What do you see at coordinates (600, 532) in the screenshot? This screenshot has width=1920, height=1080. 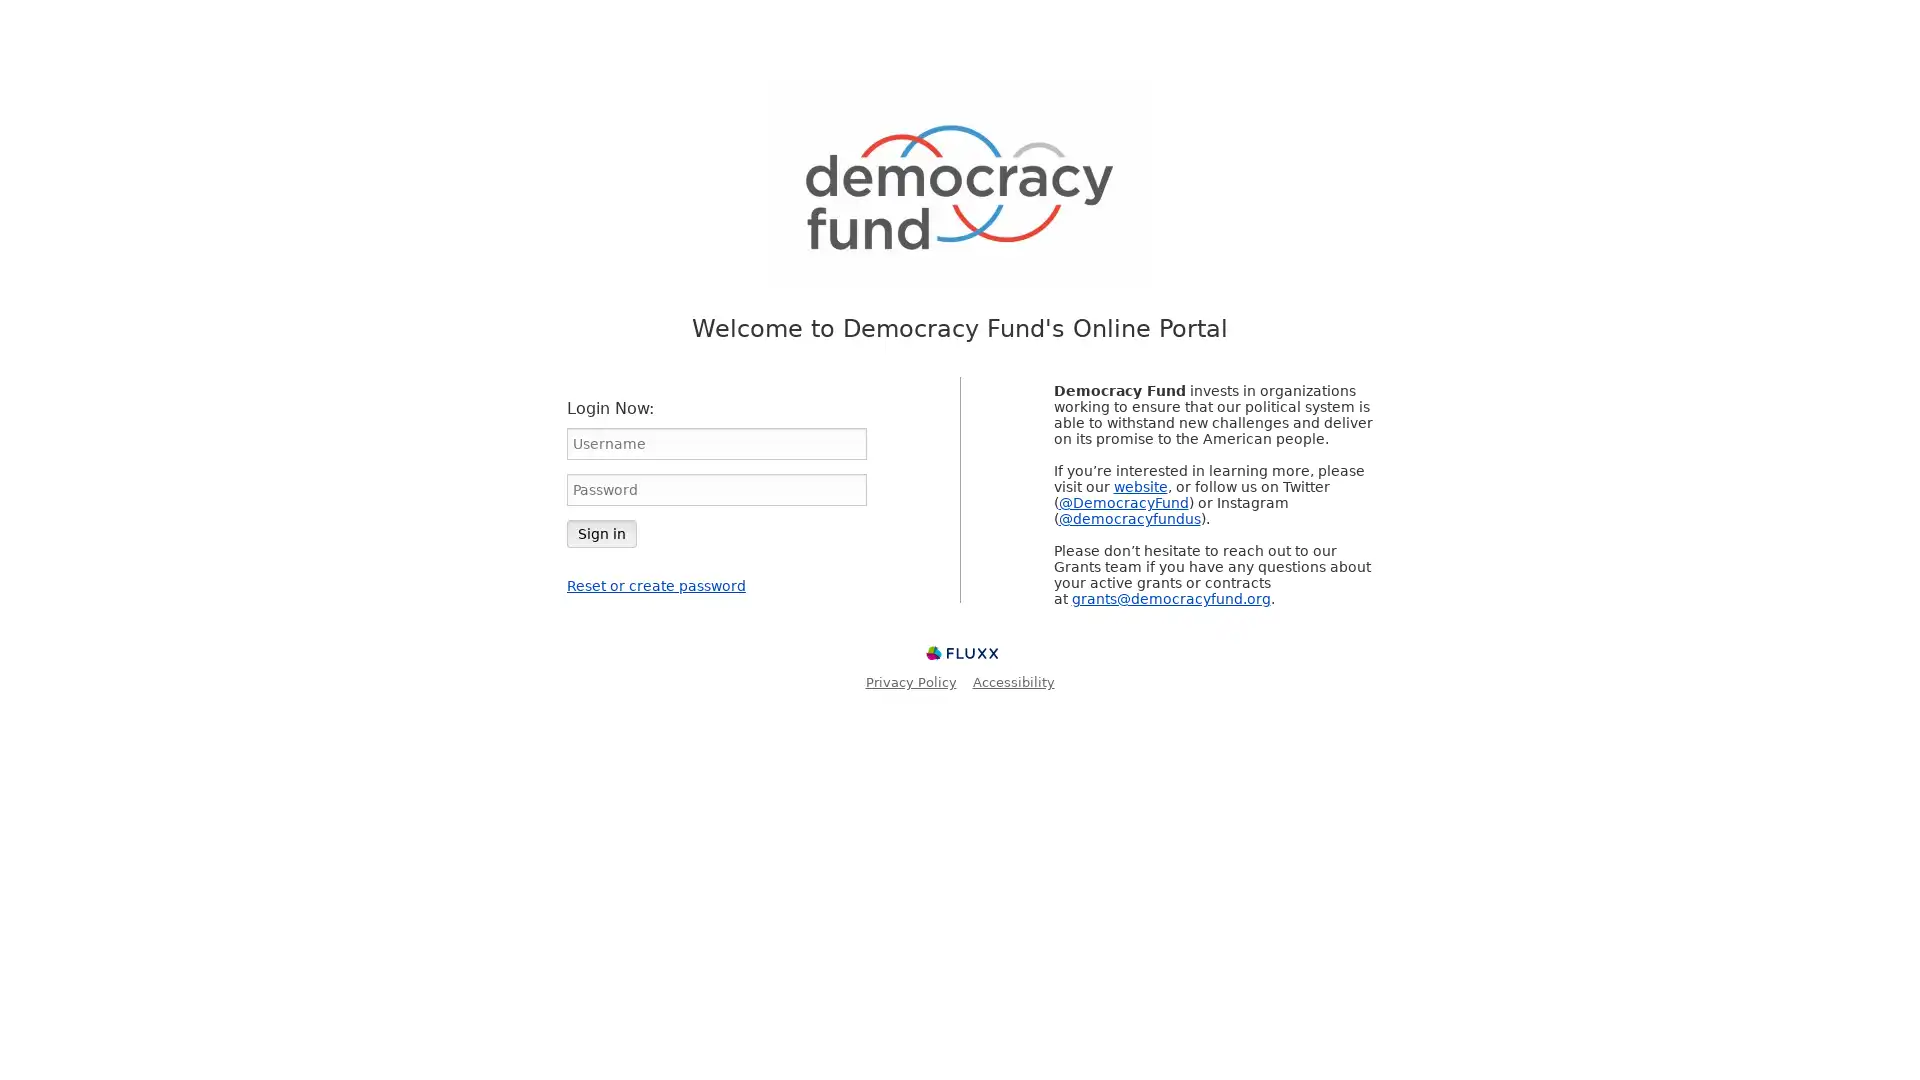 I see `Sign in` at bounding box center [600, 532].